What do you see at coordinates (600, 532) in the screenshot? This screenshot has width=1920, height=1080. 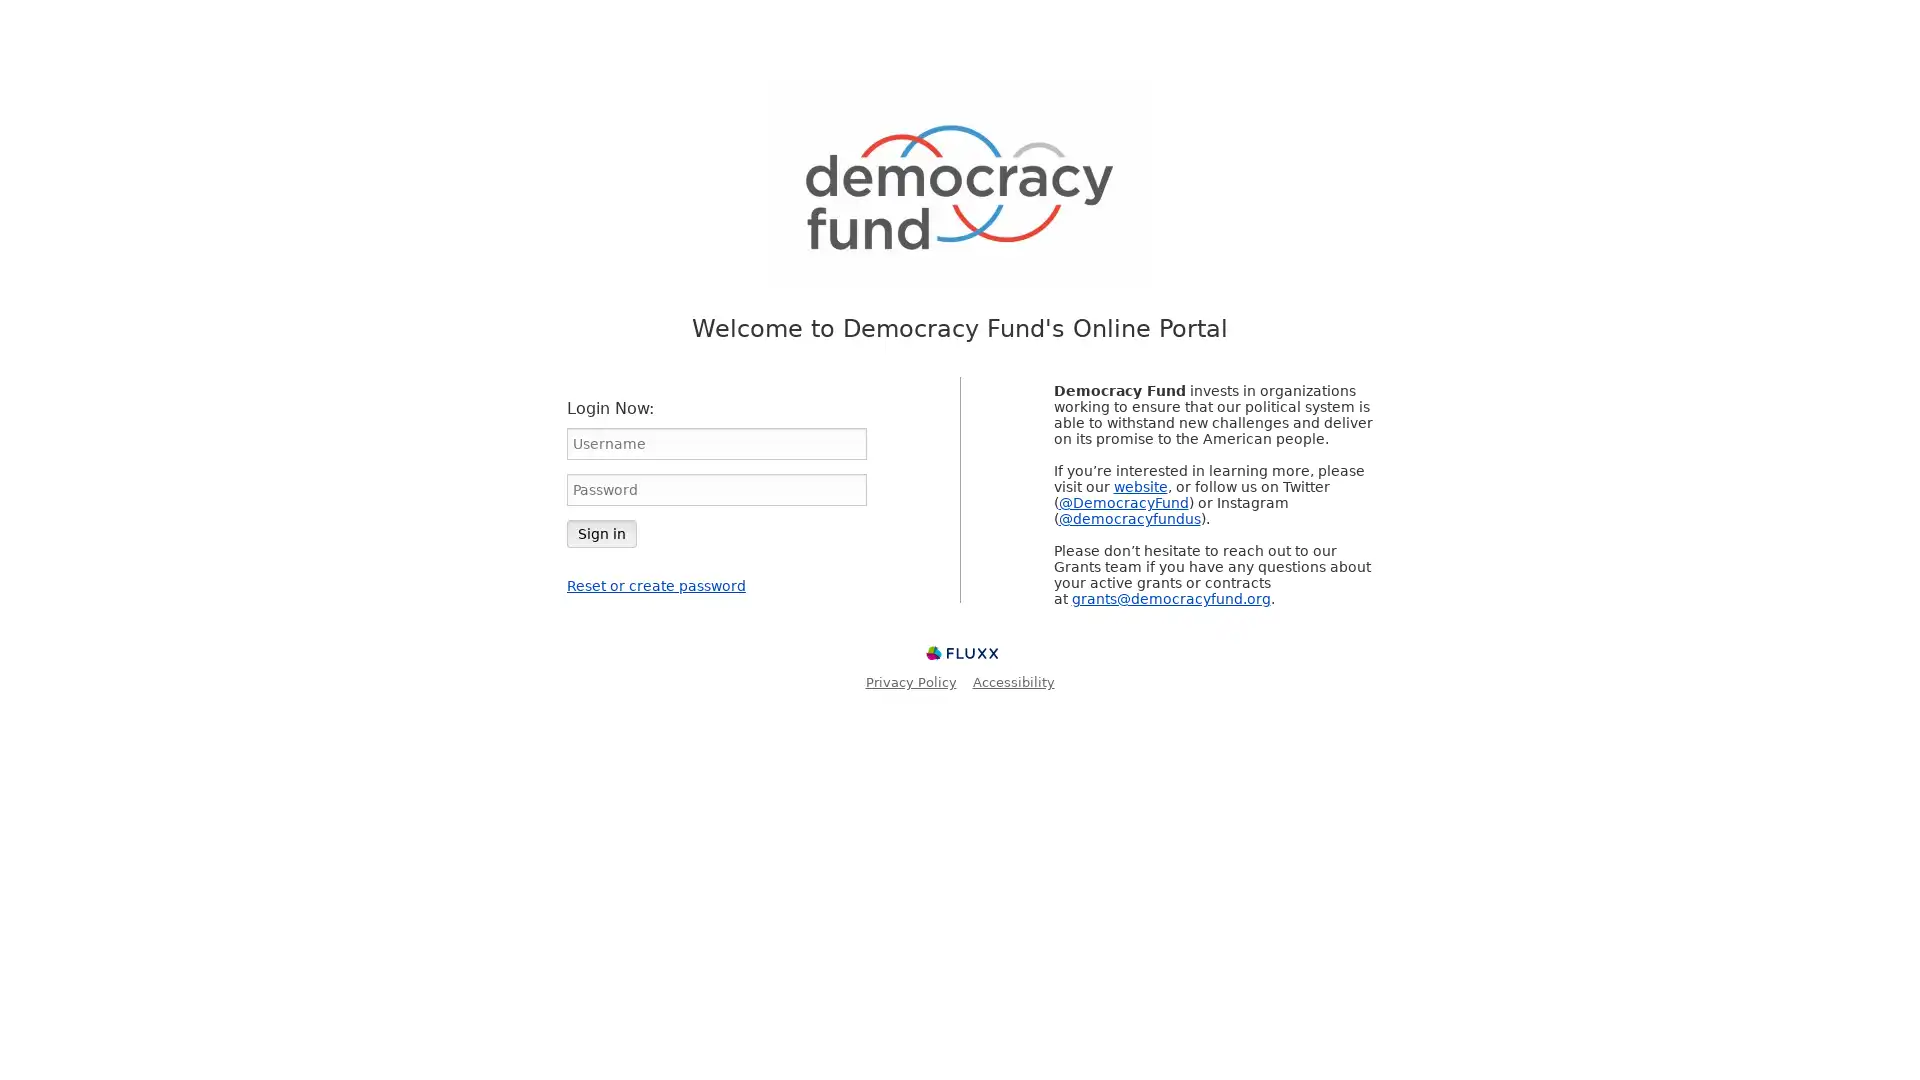 I see `Sign in` at bounding box center [600, 532].